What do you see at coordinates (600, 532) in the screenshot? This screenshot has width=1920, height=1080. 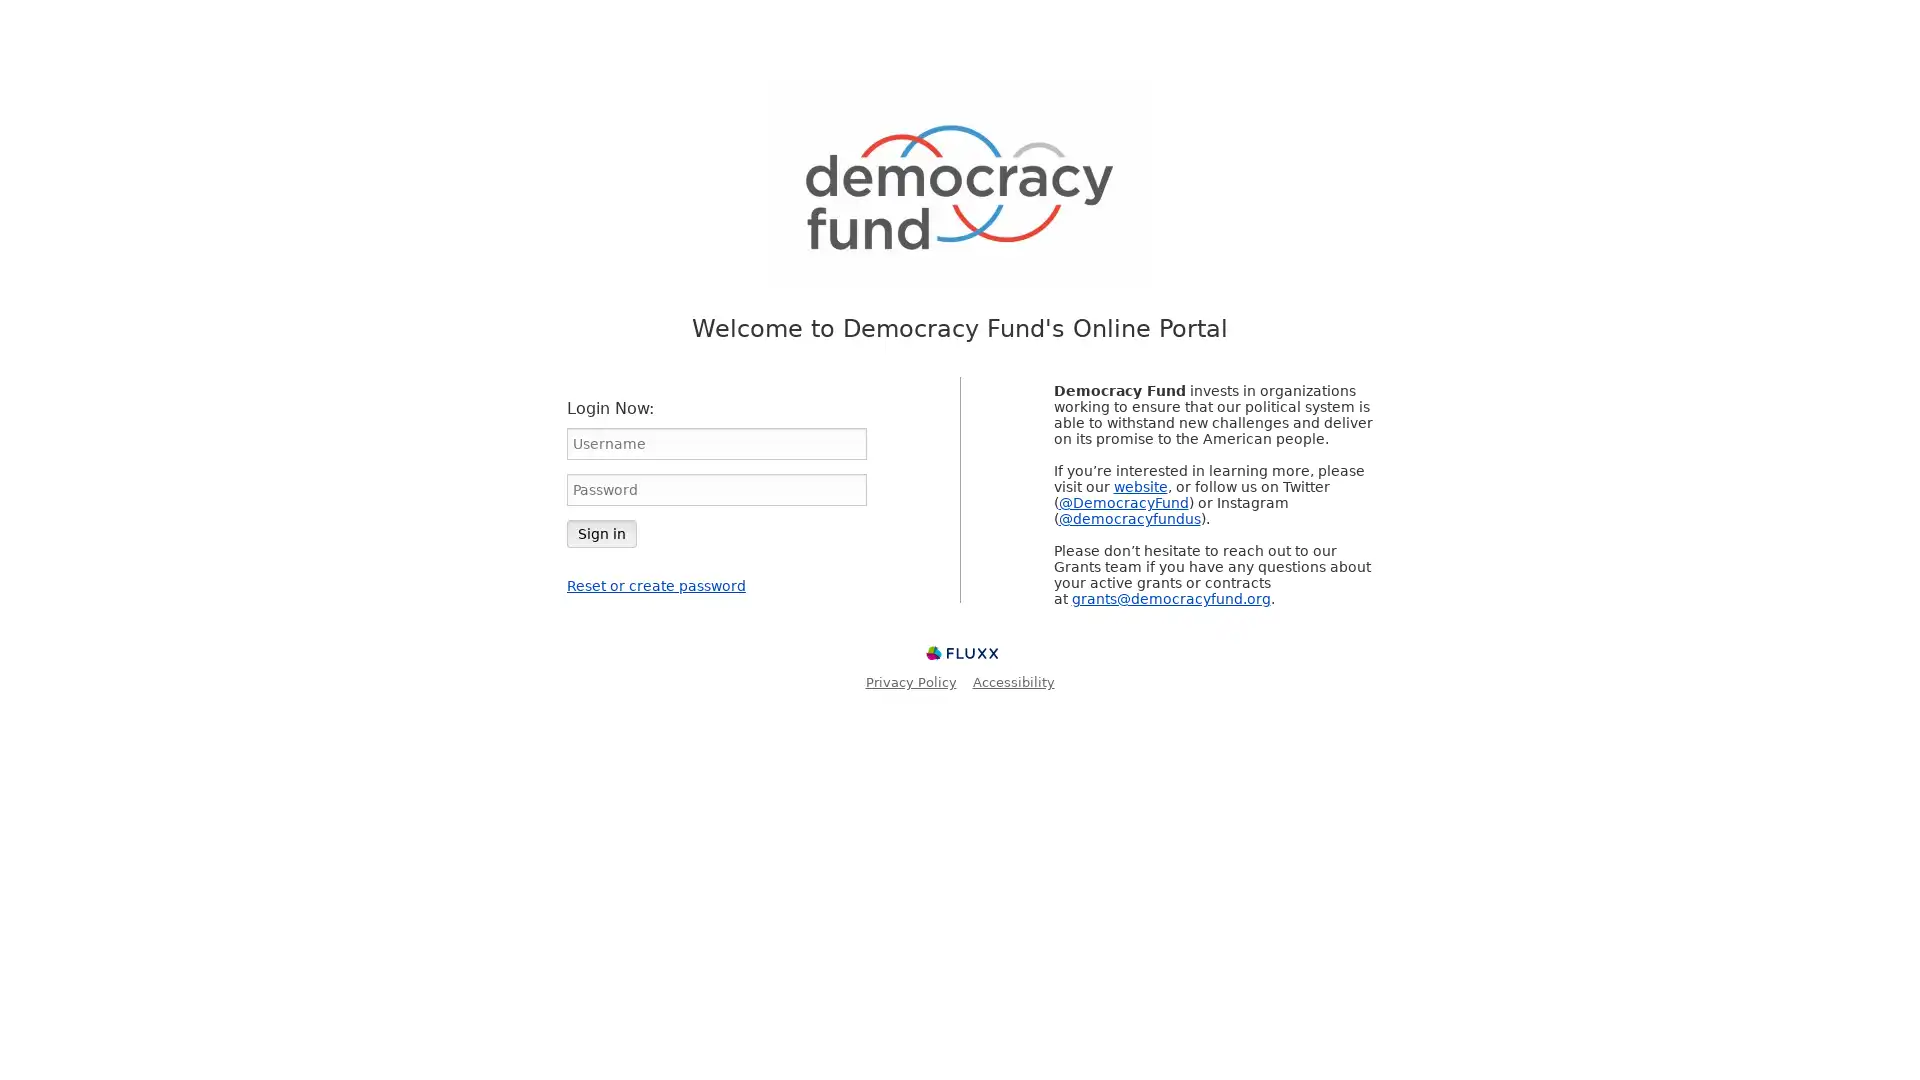 I see `Sign in` at bounding box center [600, 532].